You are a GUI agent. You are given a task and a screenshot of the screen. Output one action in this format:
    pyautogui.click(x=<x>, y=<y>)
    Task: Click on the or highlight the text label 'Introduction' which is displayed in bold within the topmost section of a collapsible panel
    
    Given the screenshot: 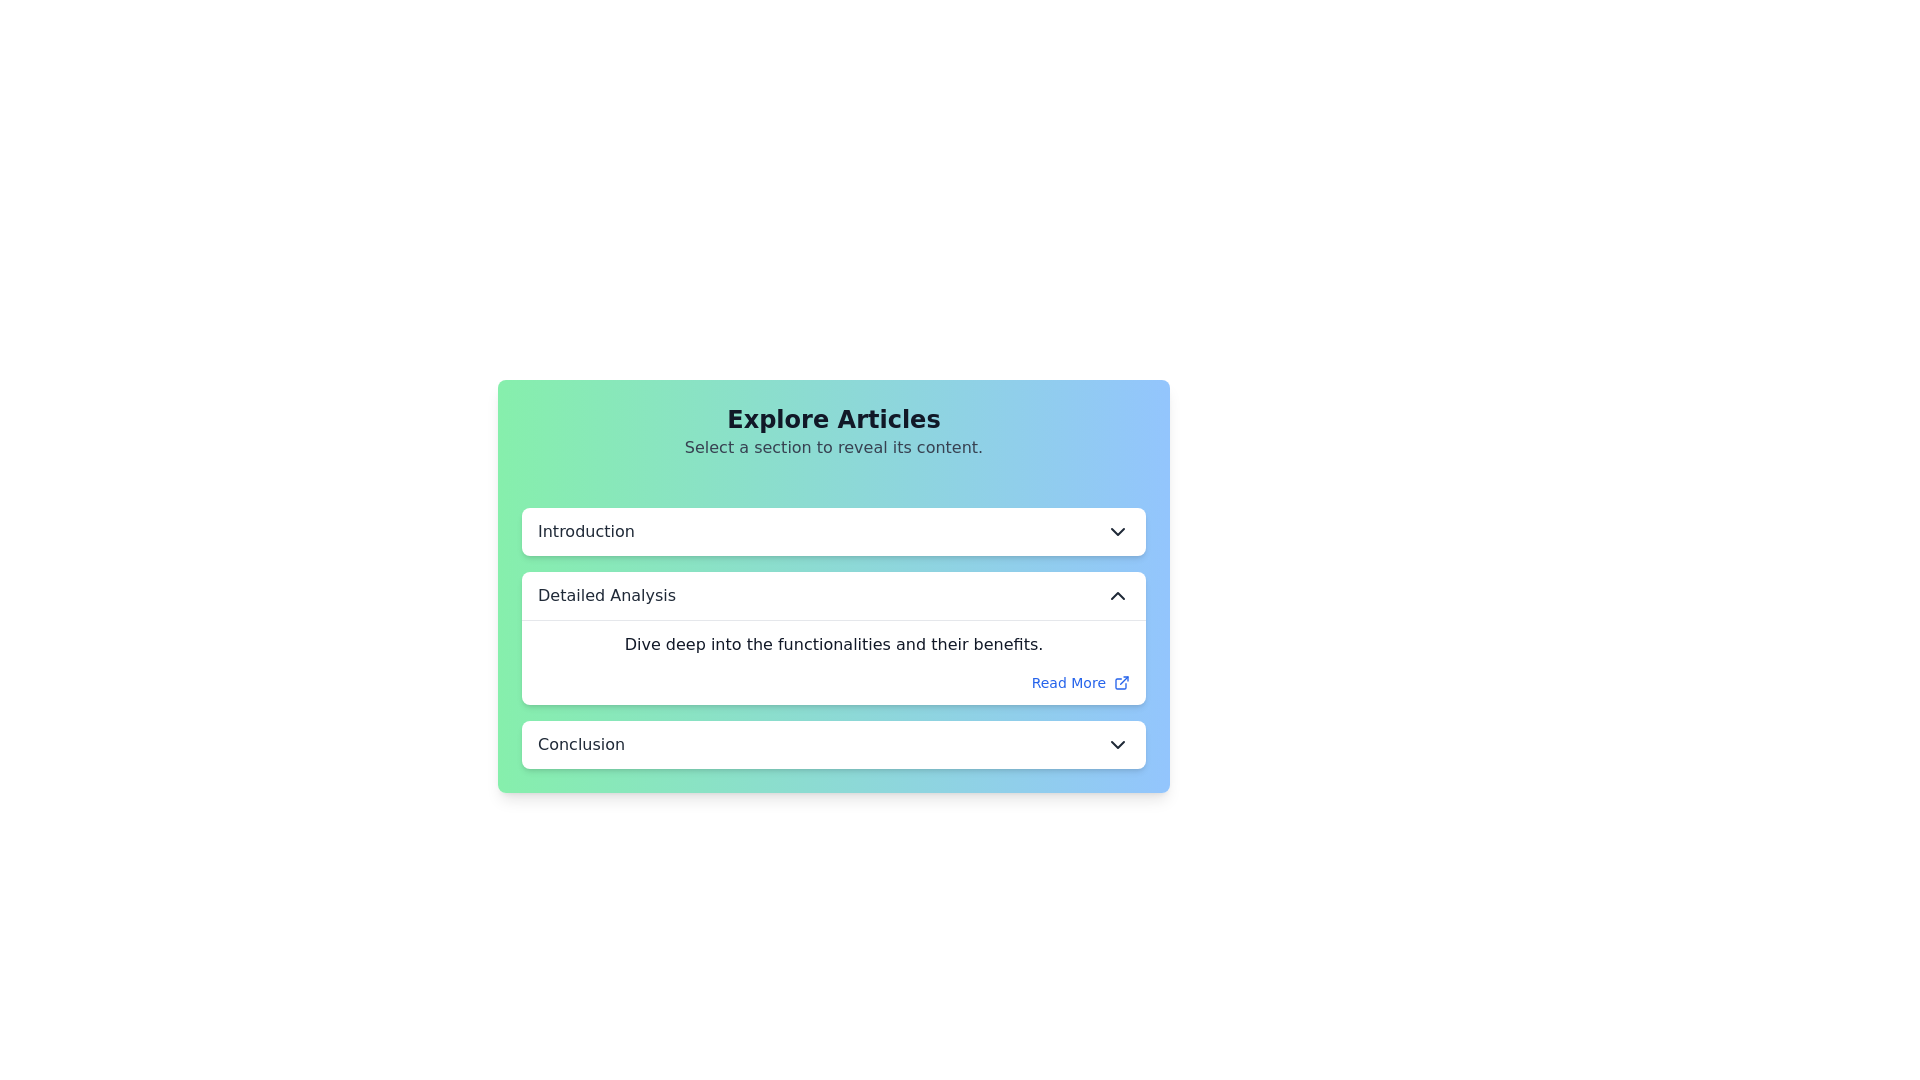 What is the action you would take?
    pyautogui.click(x=585, y=531)
    